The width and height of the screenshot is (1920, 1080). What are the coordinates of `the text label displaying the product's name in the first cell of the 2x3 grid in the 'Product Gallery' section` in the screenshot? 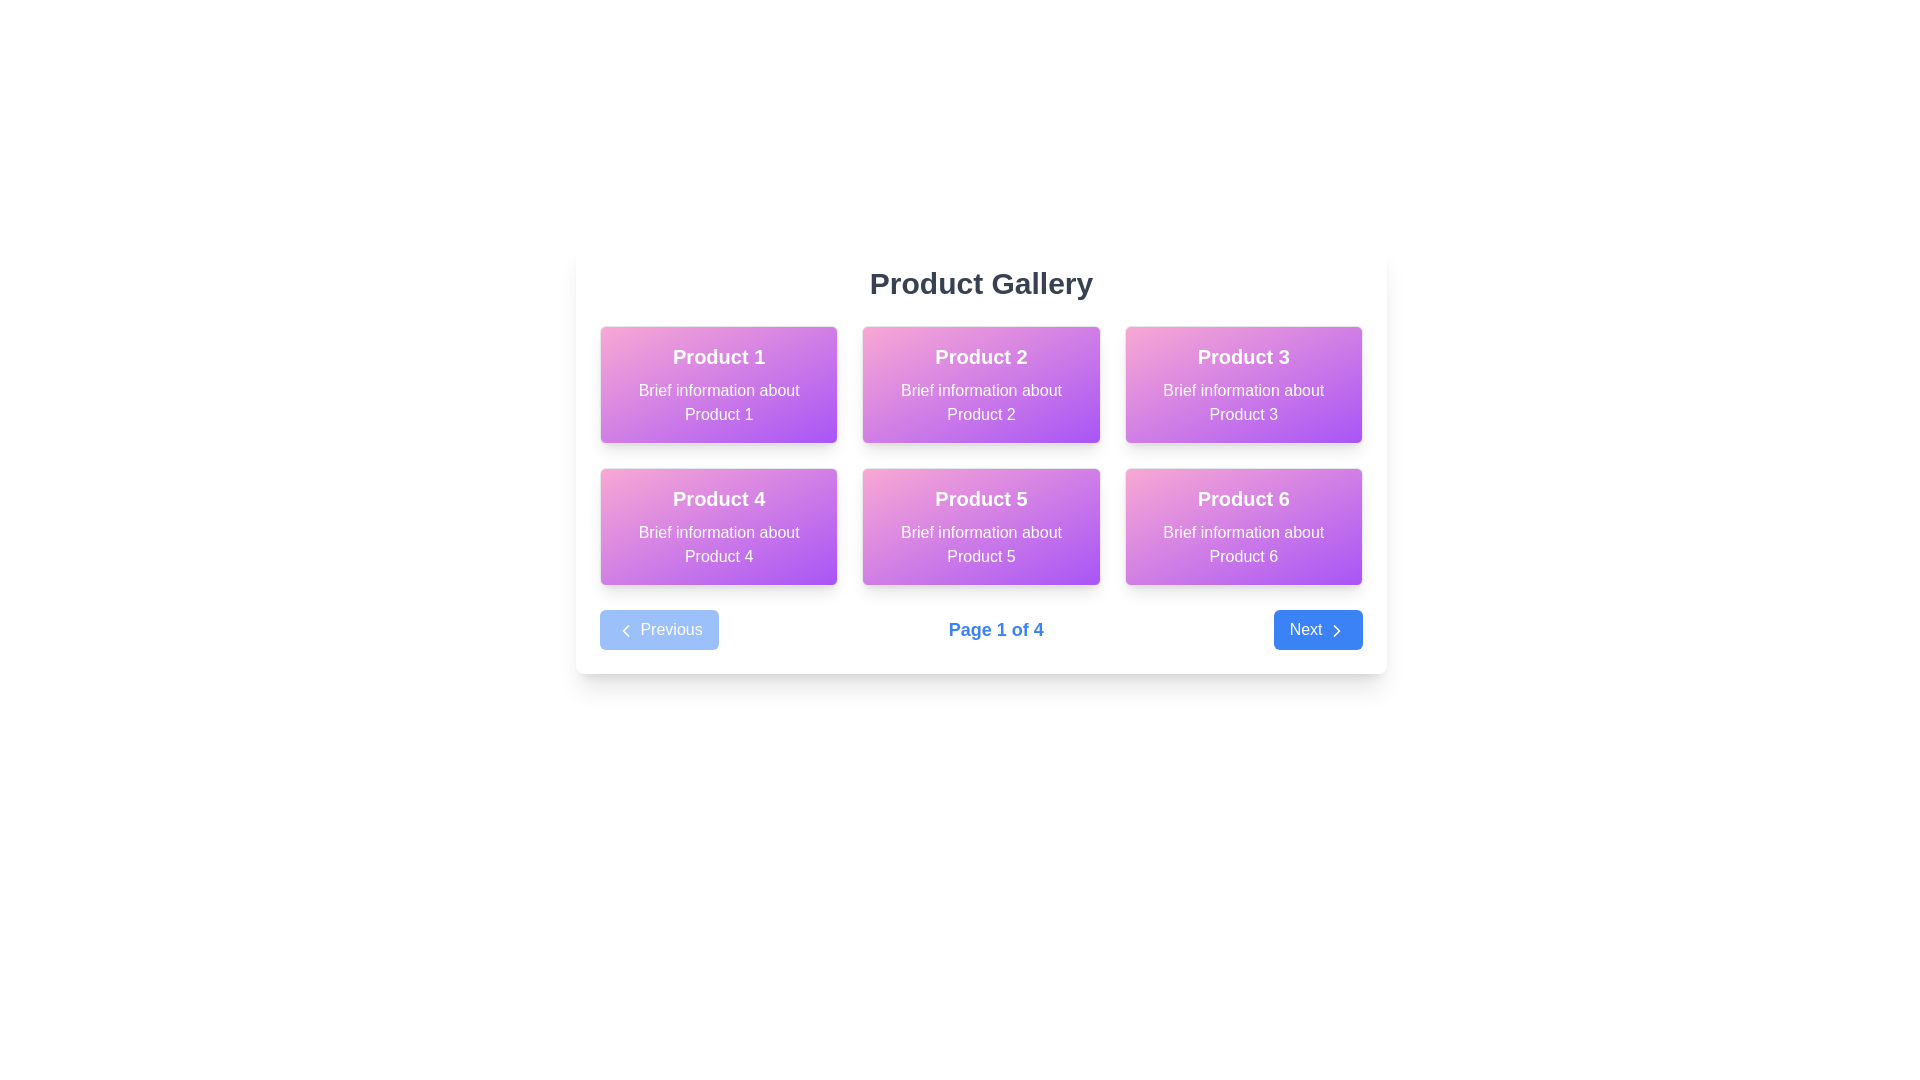 It's located at (719, 356).